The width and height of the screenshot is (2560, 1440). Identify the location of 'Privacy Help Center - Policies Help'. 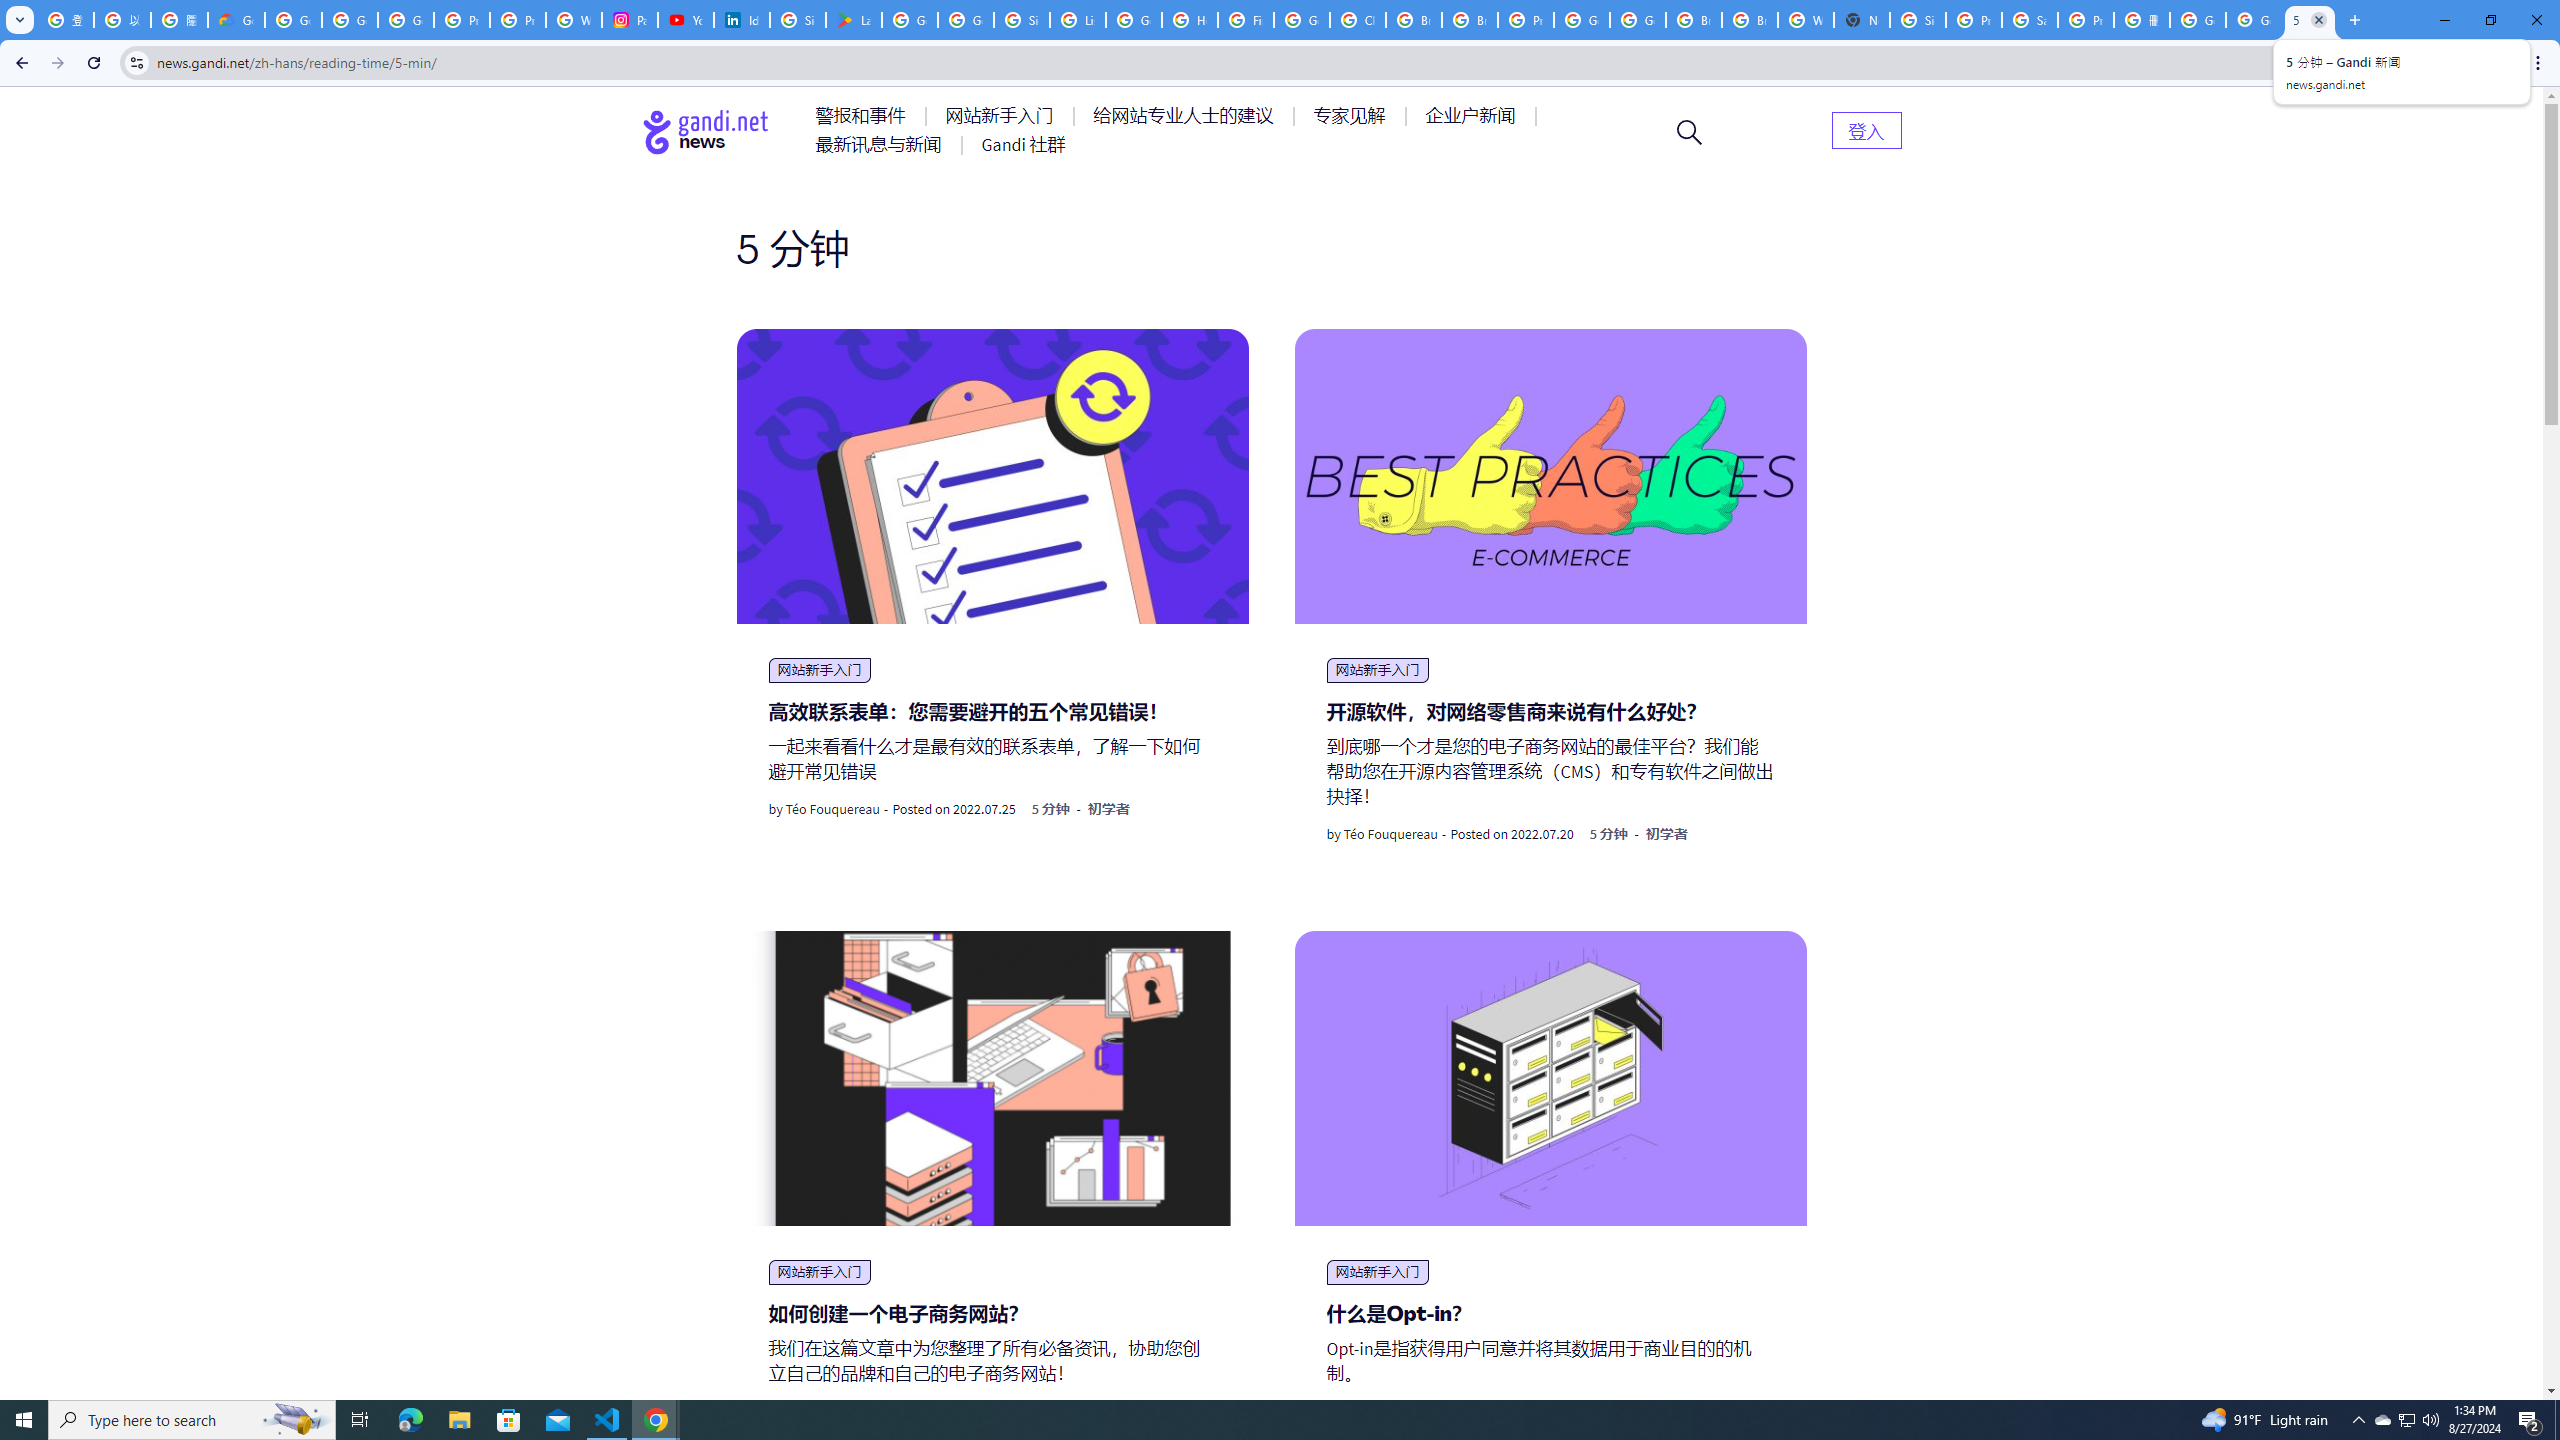
(517, 19).